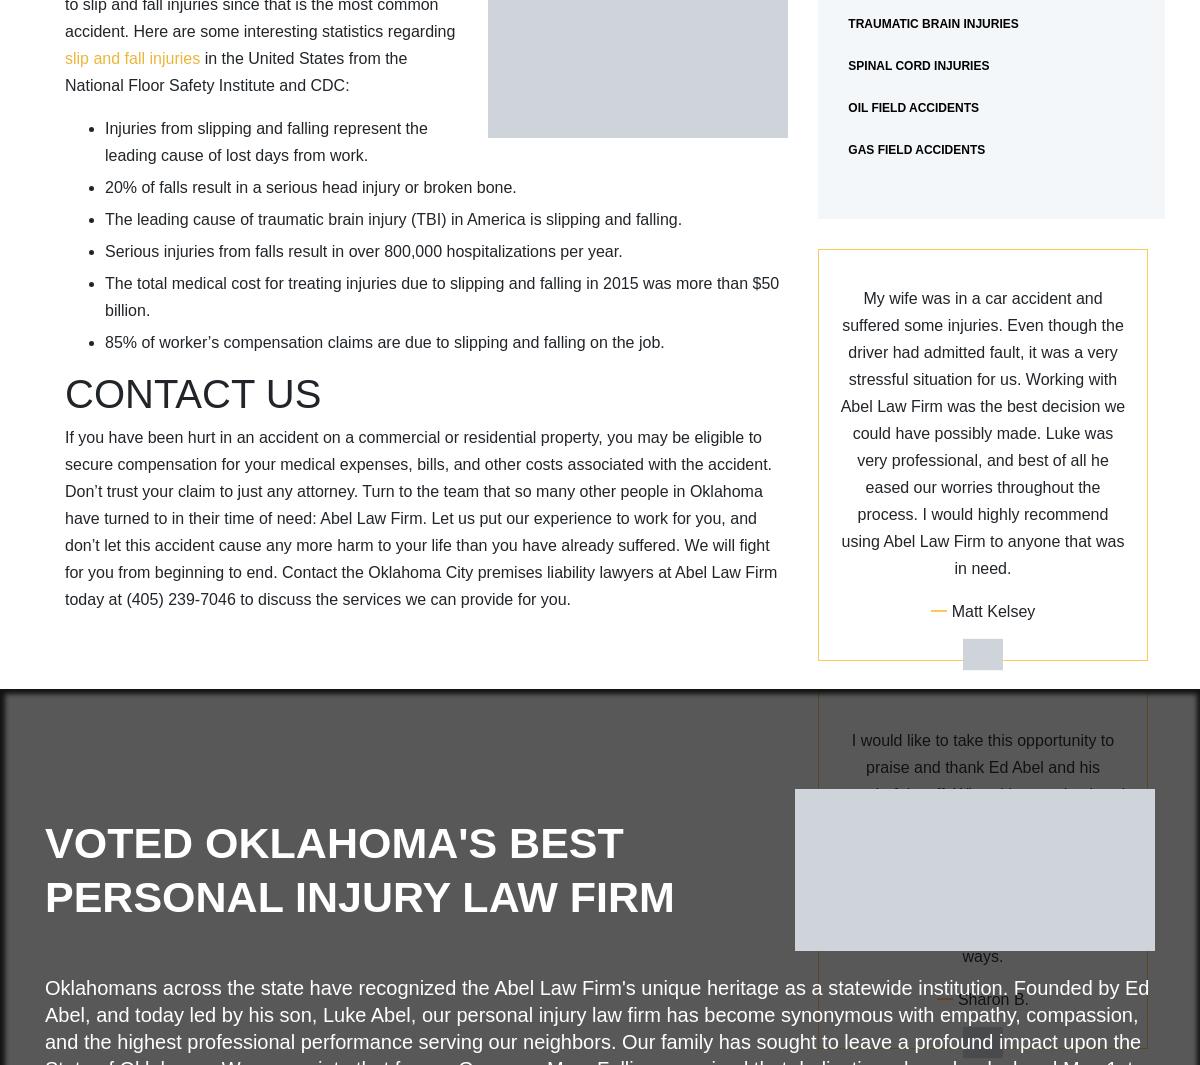 The width and height of the screenshot is (1200, 1065). What do you see at coordinates (993, 774) in the screenshot?
I see `'Teresa Stone'` at bounding box center [993, 774].